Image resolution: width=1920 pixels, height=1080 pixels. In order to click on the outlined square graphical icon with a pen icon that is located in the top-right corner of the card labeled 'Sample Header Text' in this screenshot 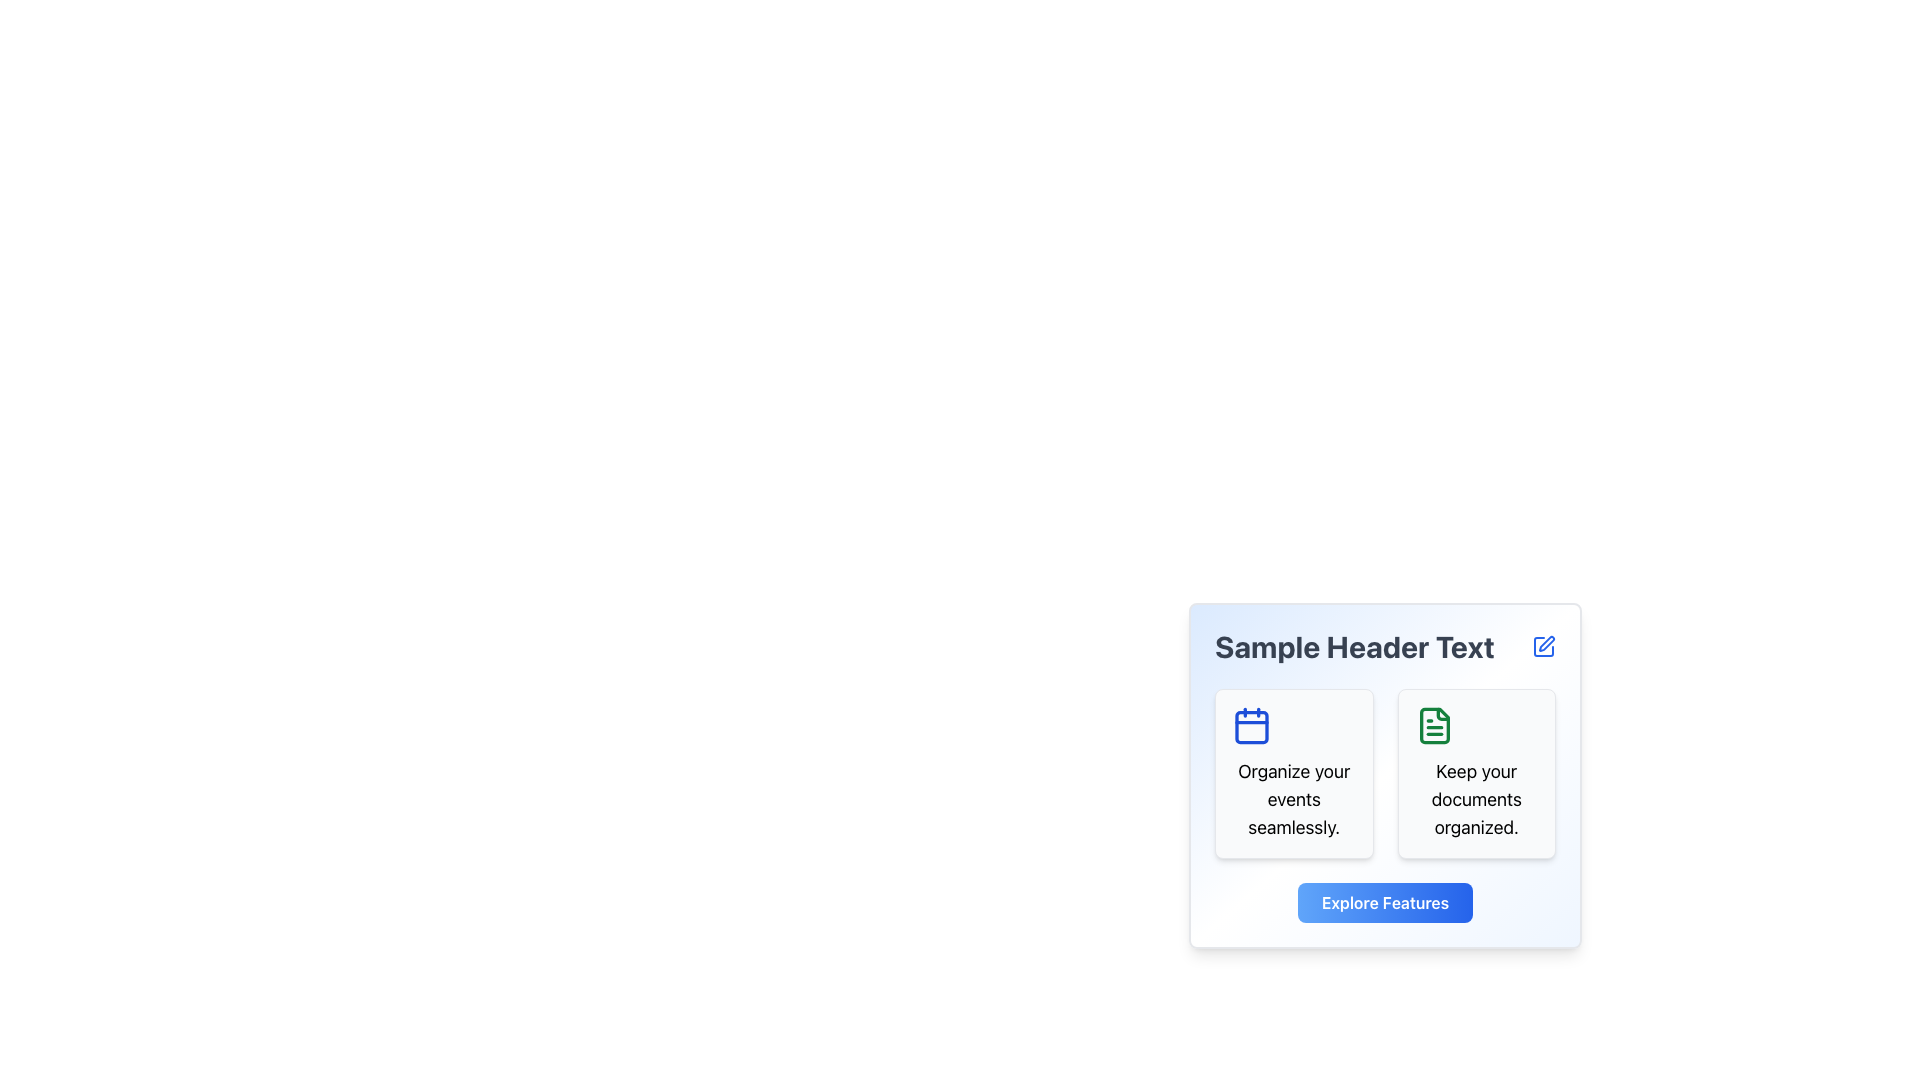, I will do `click(1543, 647)`.